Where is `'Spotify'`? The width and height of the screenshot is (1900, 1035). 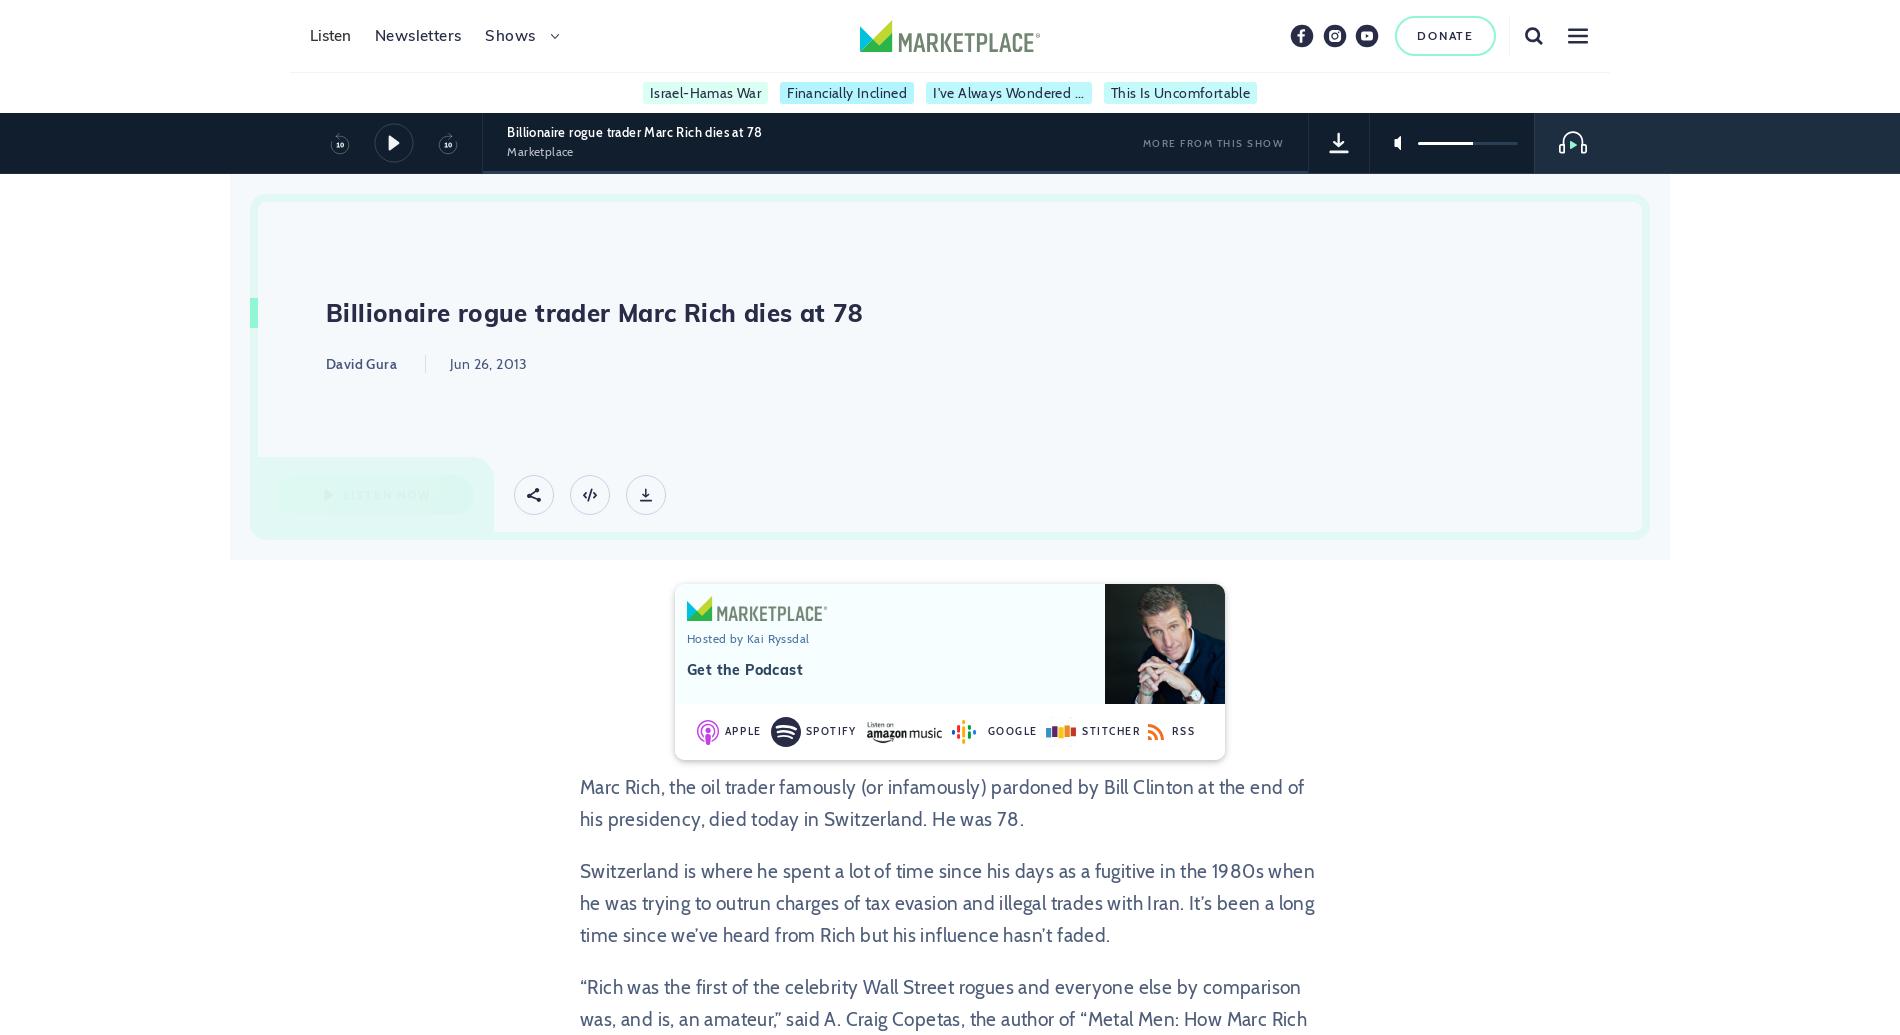
'Spotify' is located at coordinates (804, 730).